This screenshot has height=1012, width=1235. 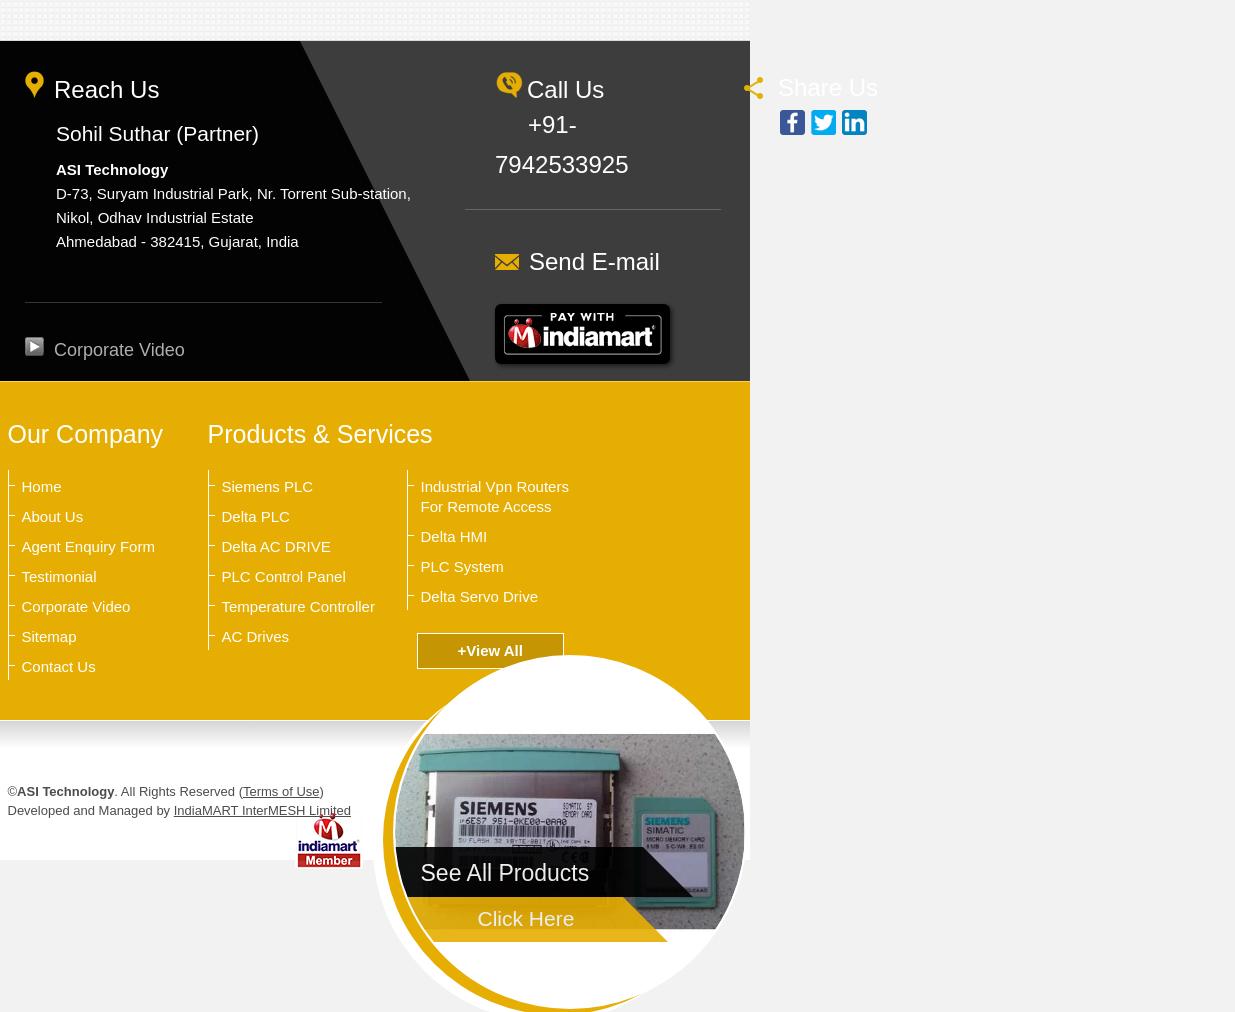 What do you see at coordinates (19, 486) in the screenshot?
I see `'Home'` at bounding box center [19, 486].